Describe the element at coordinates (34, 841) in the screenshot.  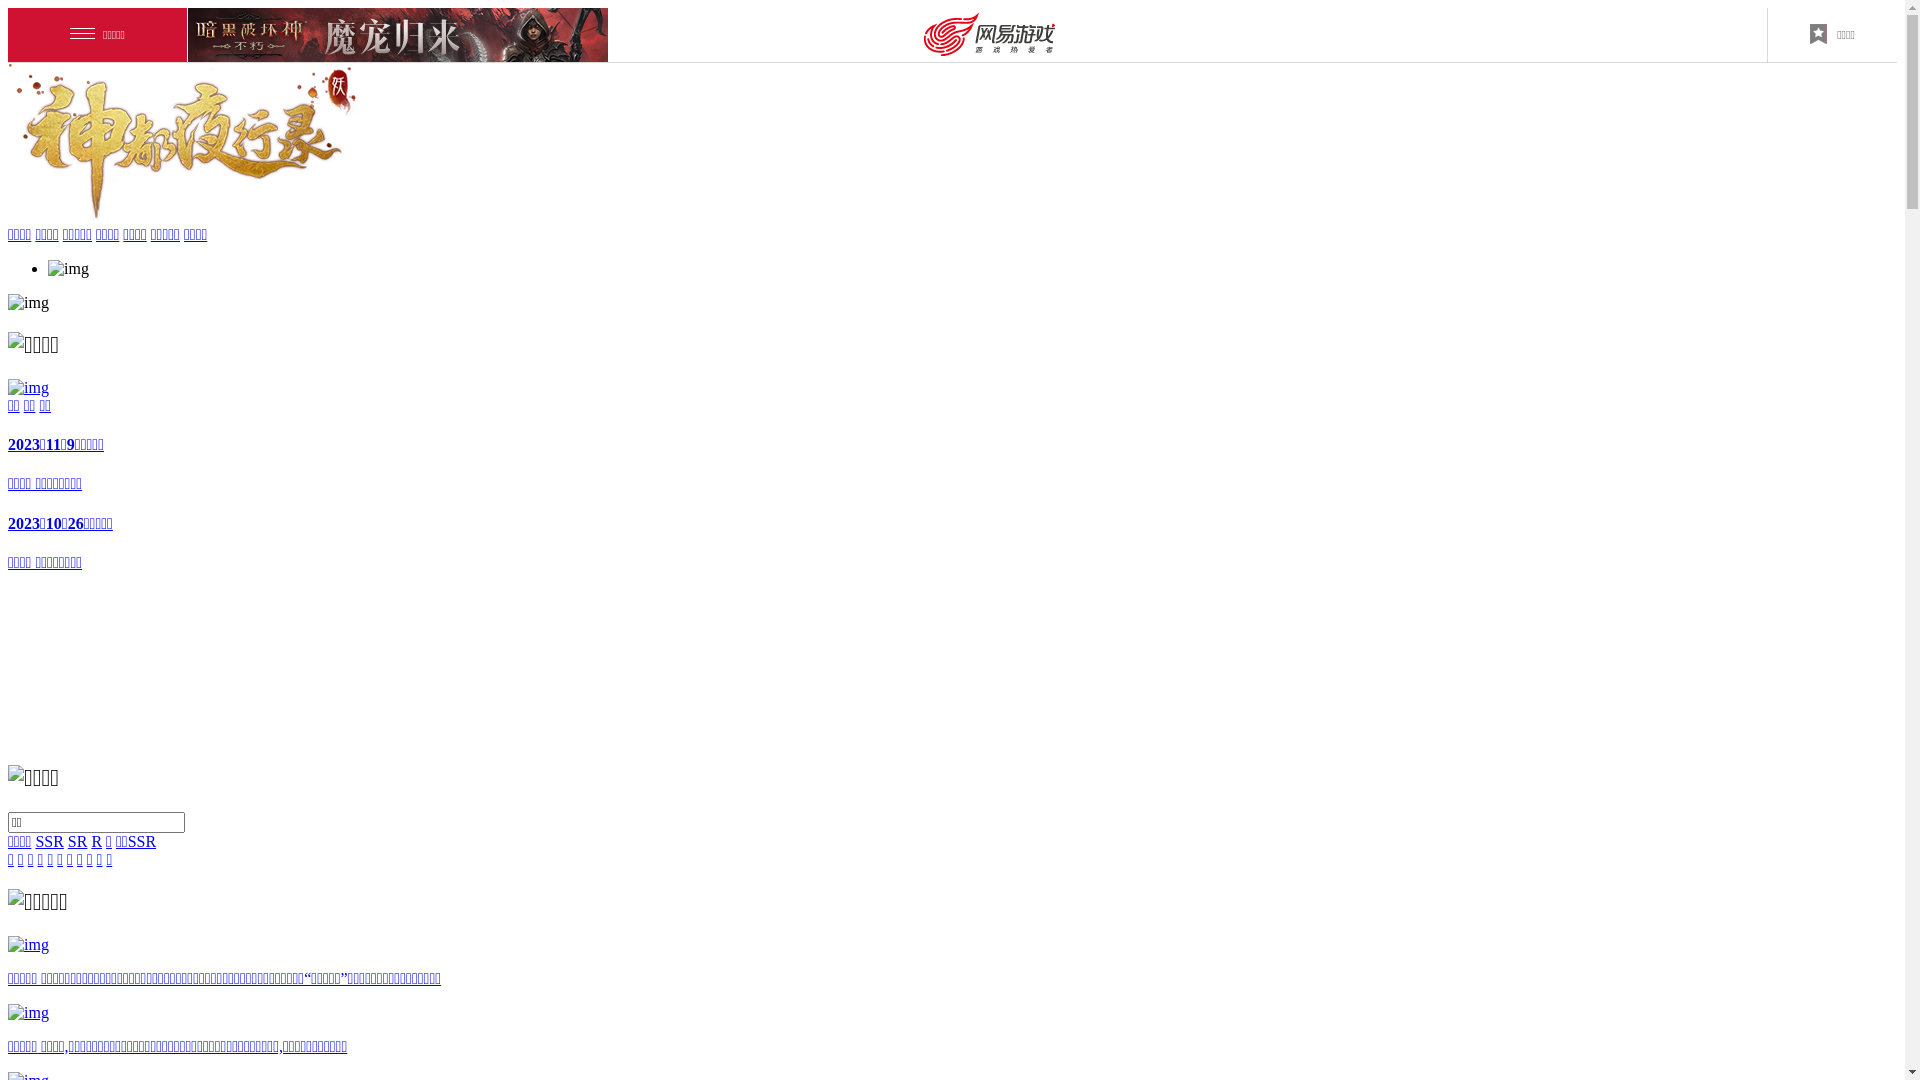
I see `'SSR'` at that location.